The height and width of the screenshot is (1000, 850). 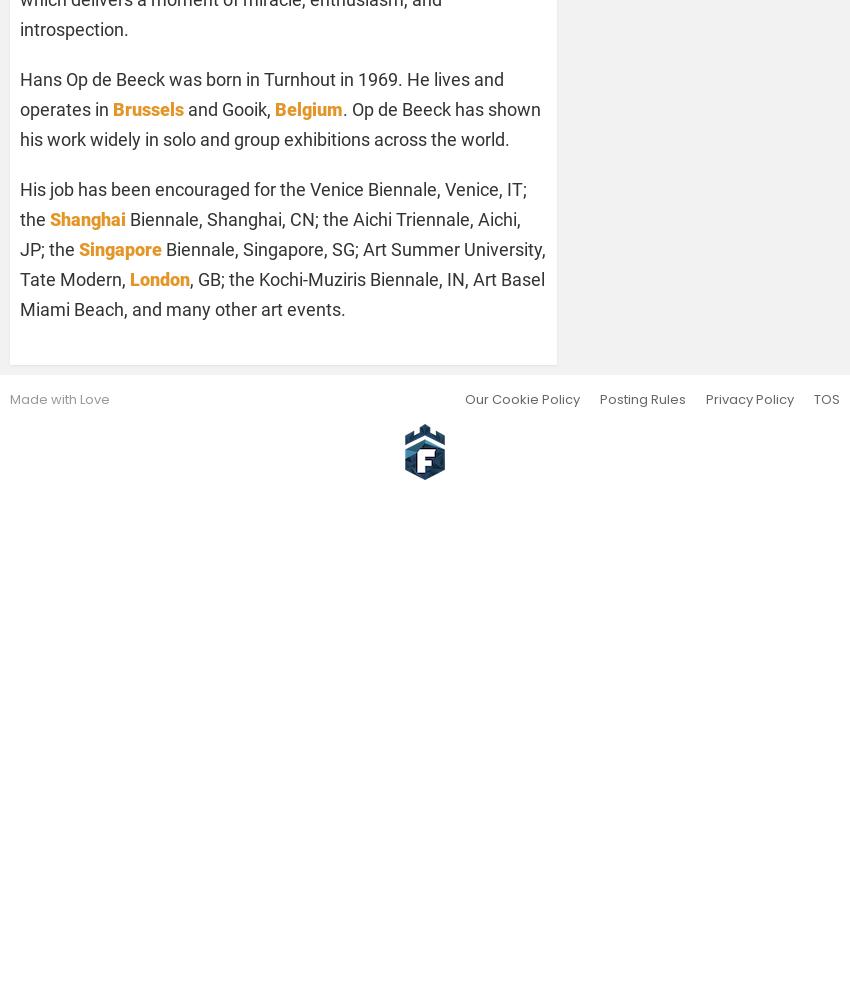 I want to click on 'London', so click(x=159, y=278).